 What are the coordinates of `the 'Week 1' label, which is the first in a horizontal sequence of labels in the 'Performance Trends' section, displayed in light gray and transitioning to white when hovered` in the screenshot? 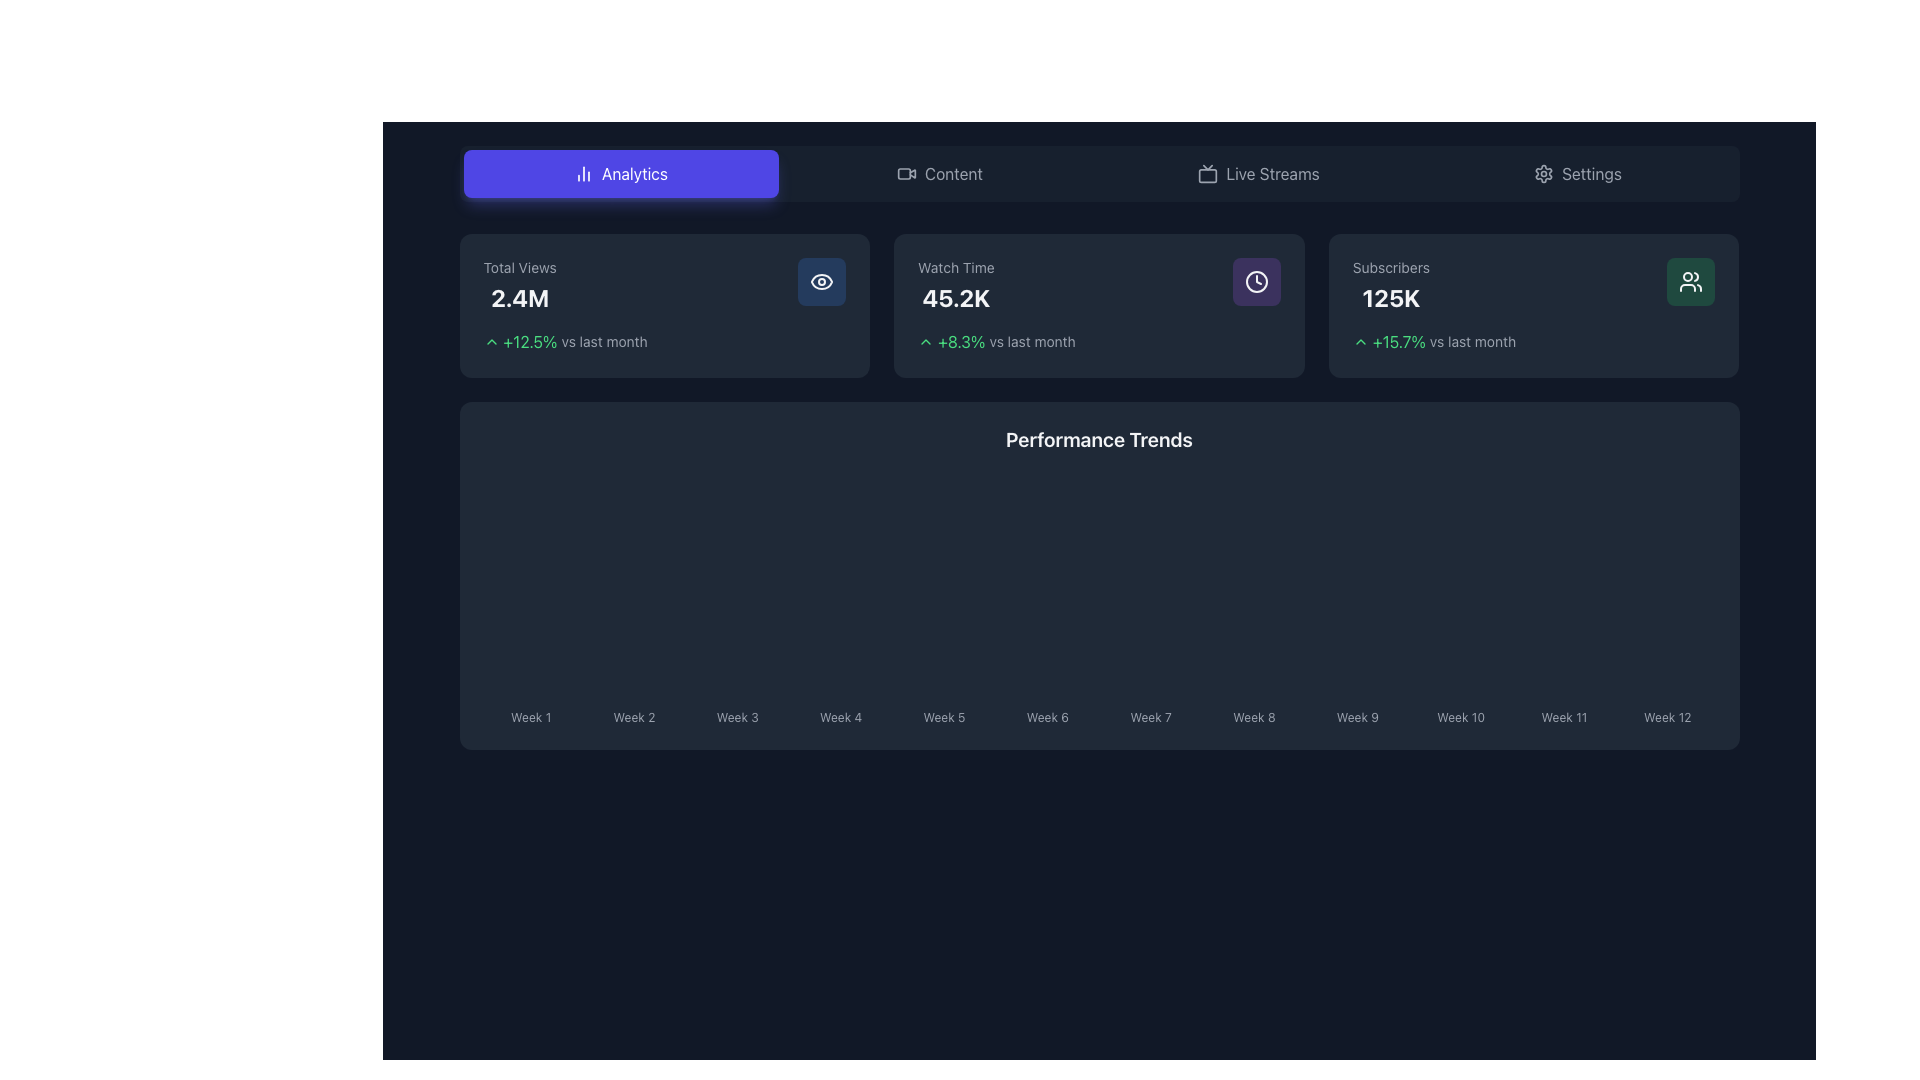 It's located at (531, 712).